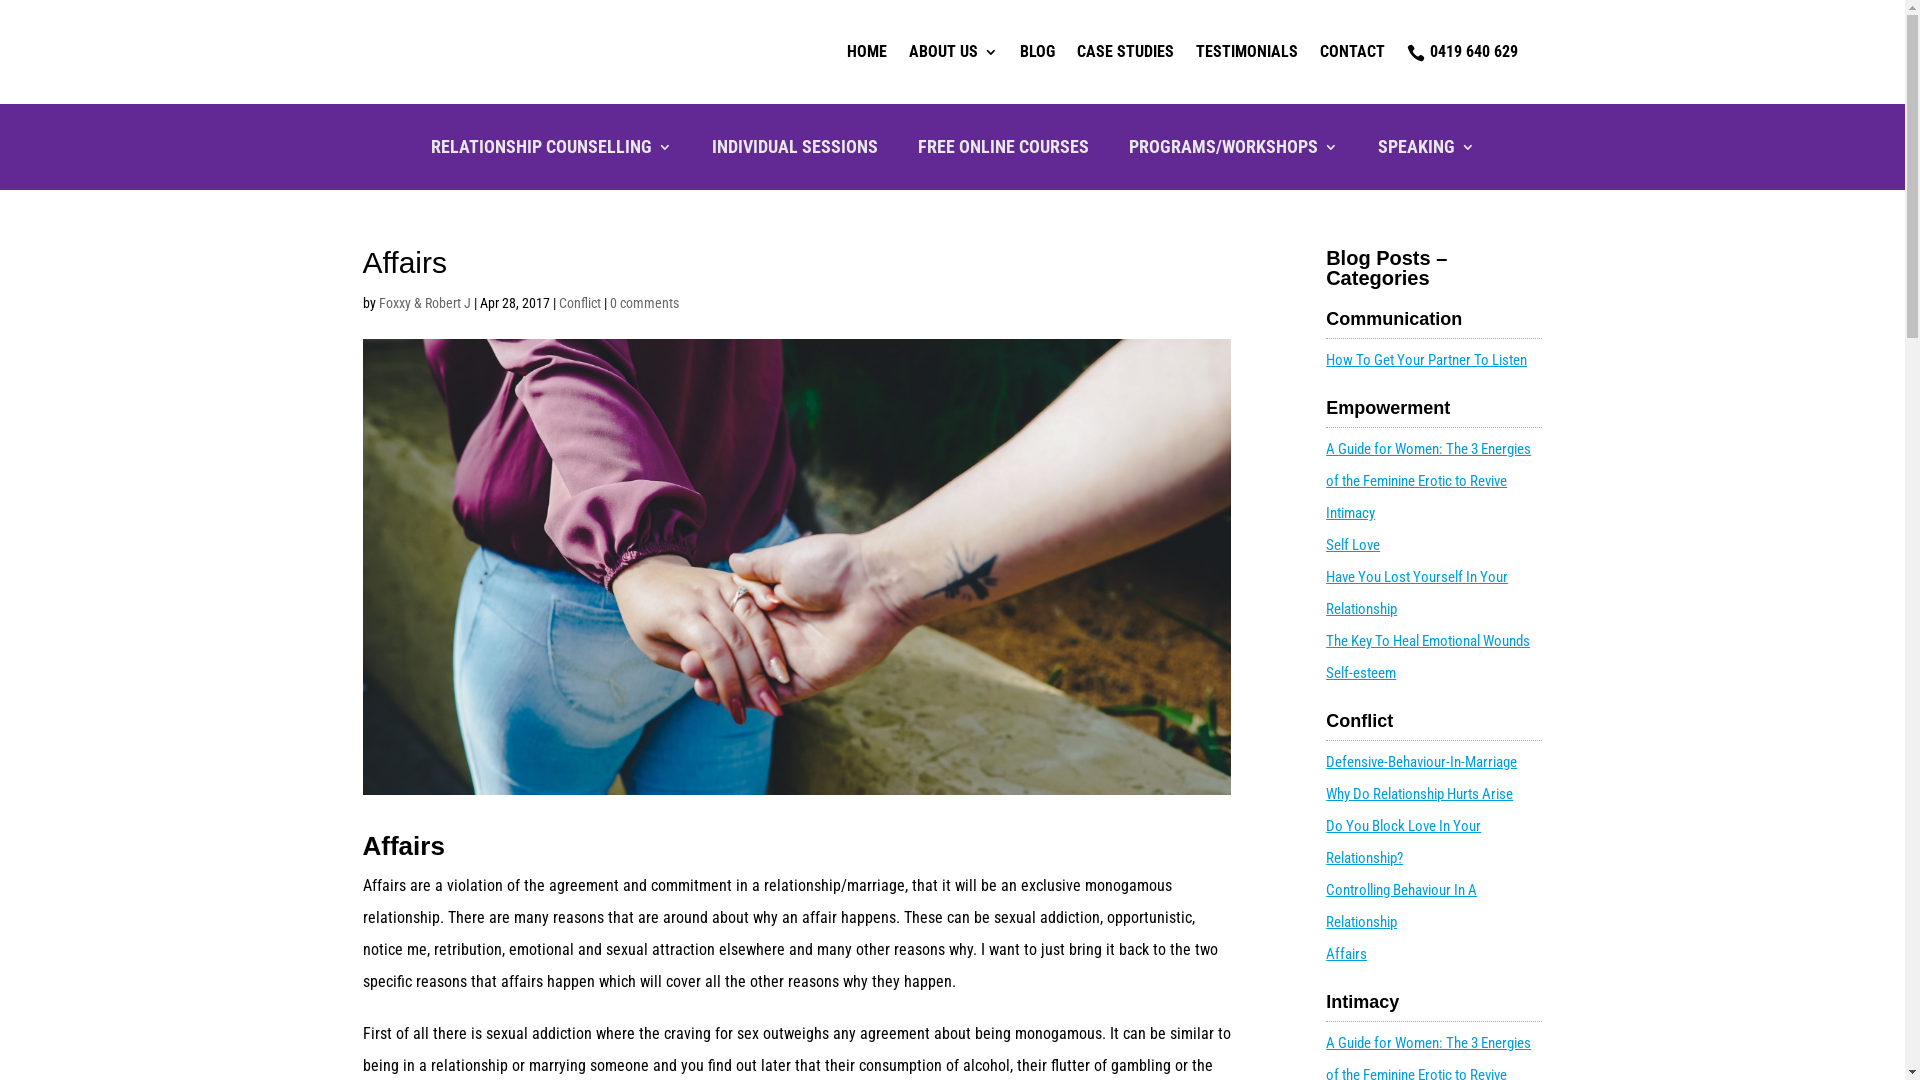  I want to click on 'Do You Block Love In Your Relationship?', so click(1402, 841).